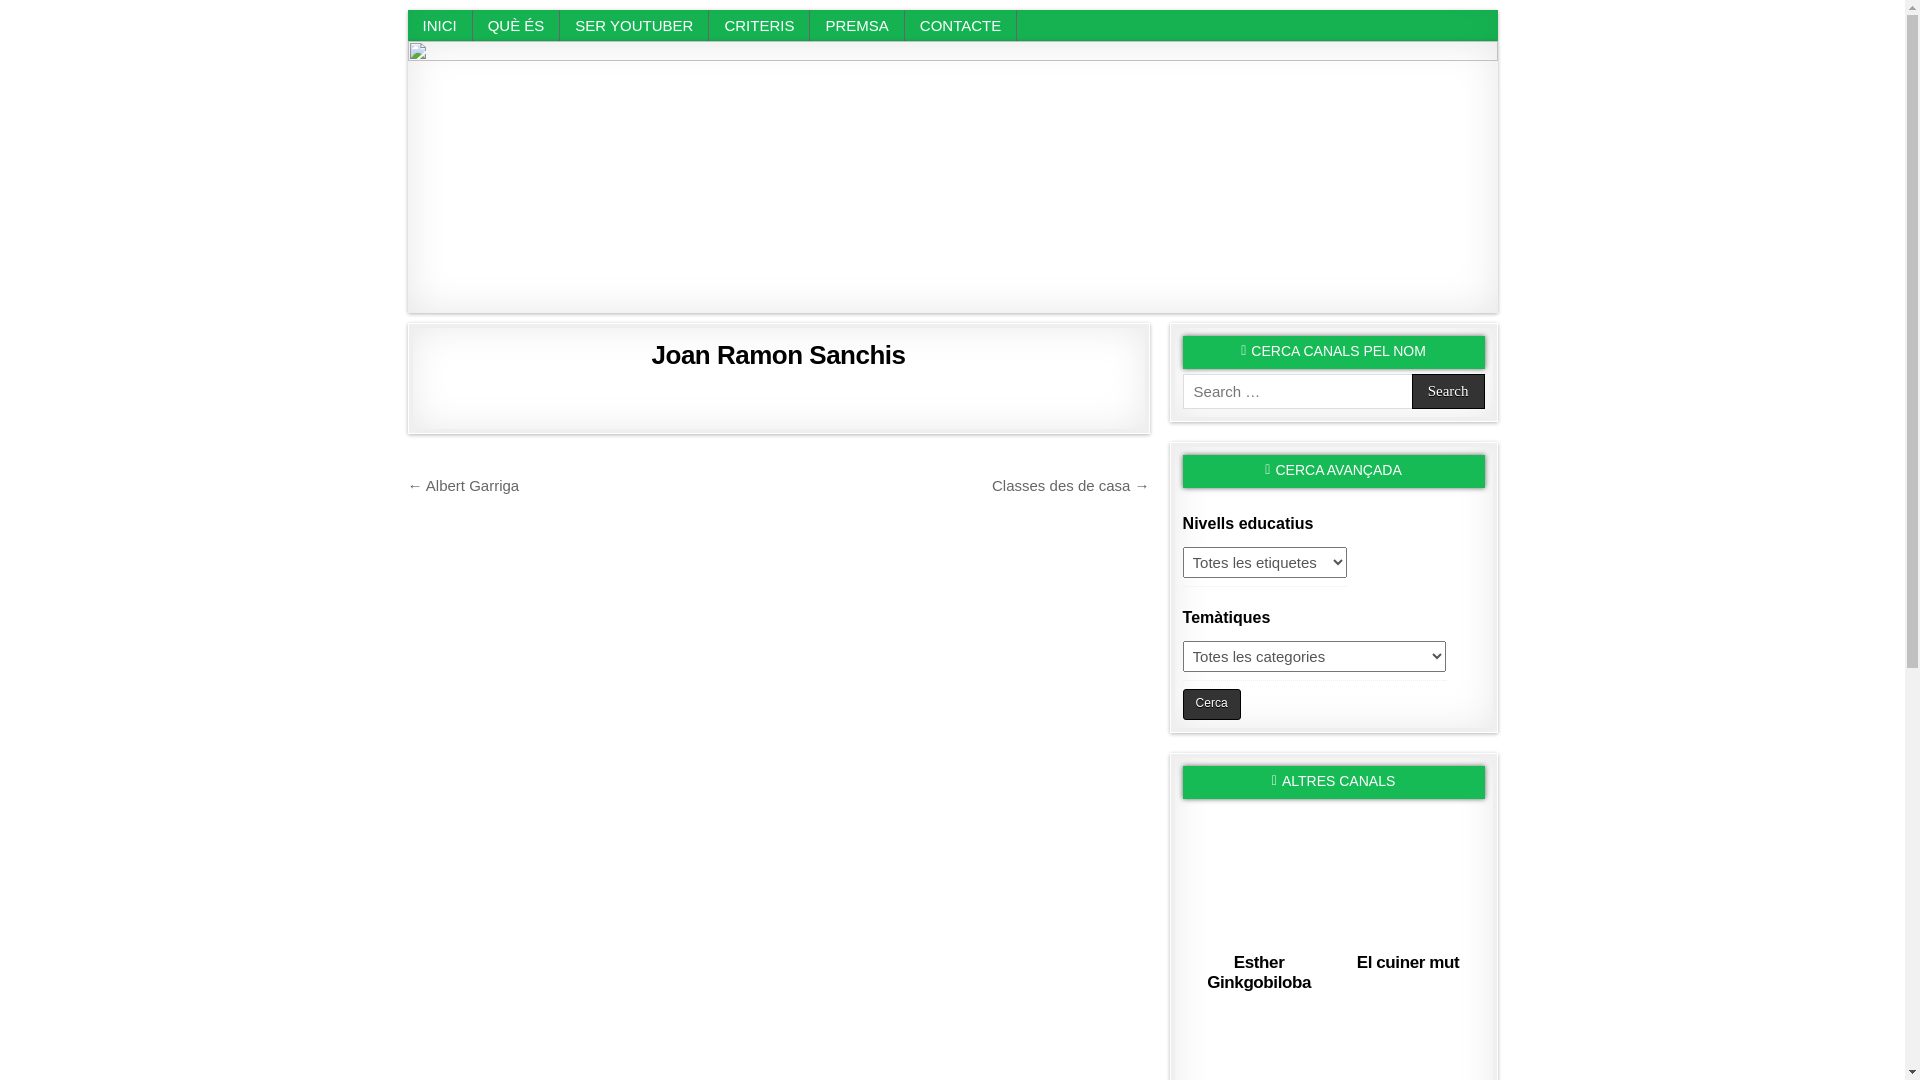 The image size is (1920, 1080). What do you see at coordinates (960, 25) in the screenshot?
I see `'CONTACTE'` at bounding box center [960, 25].